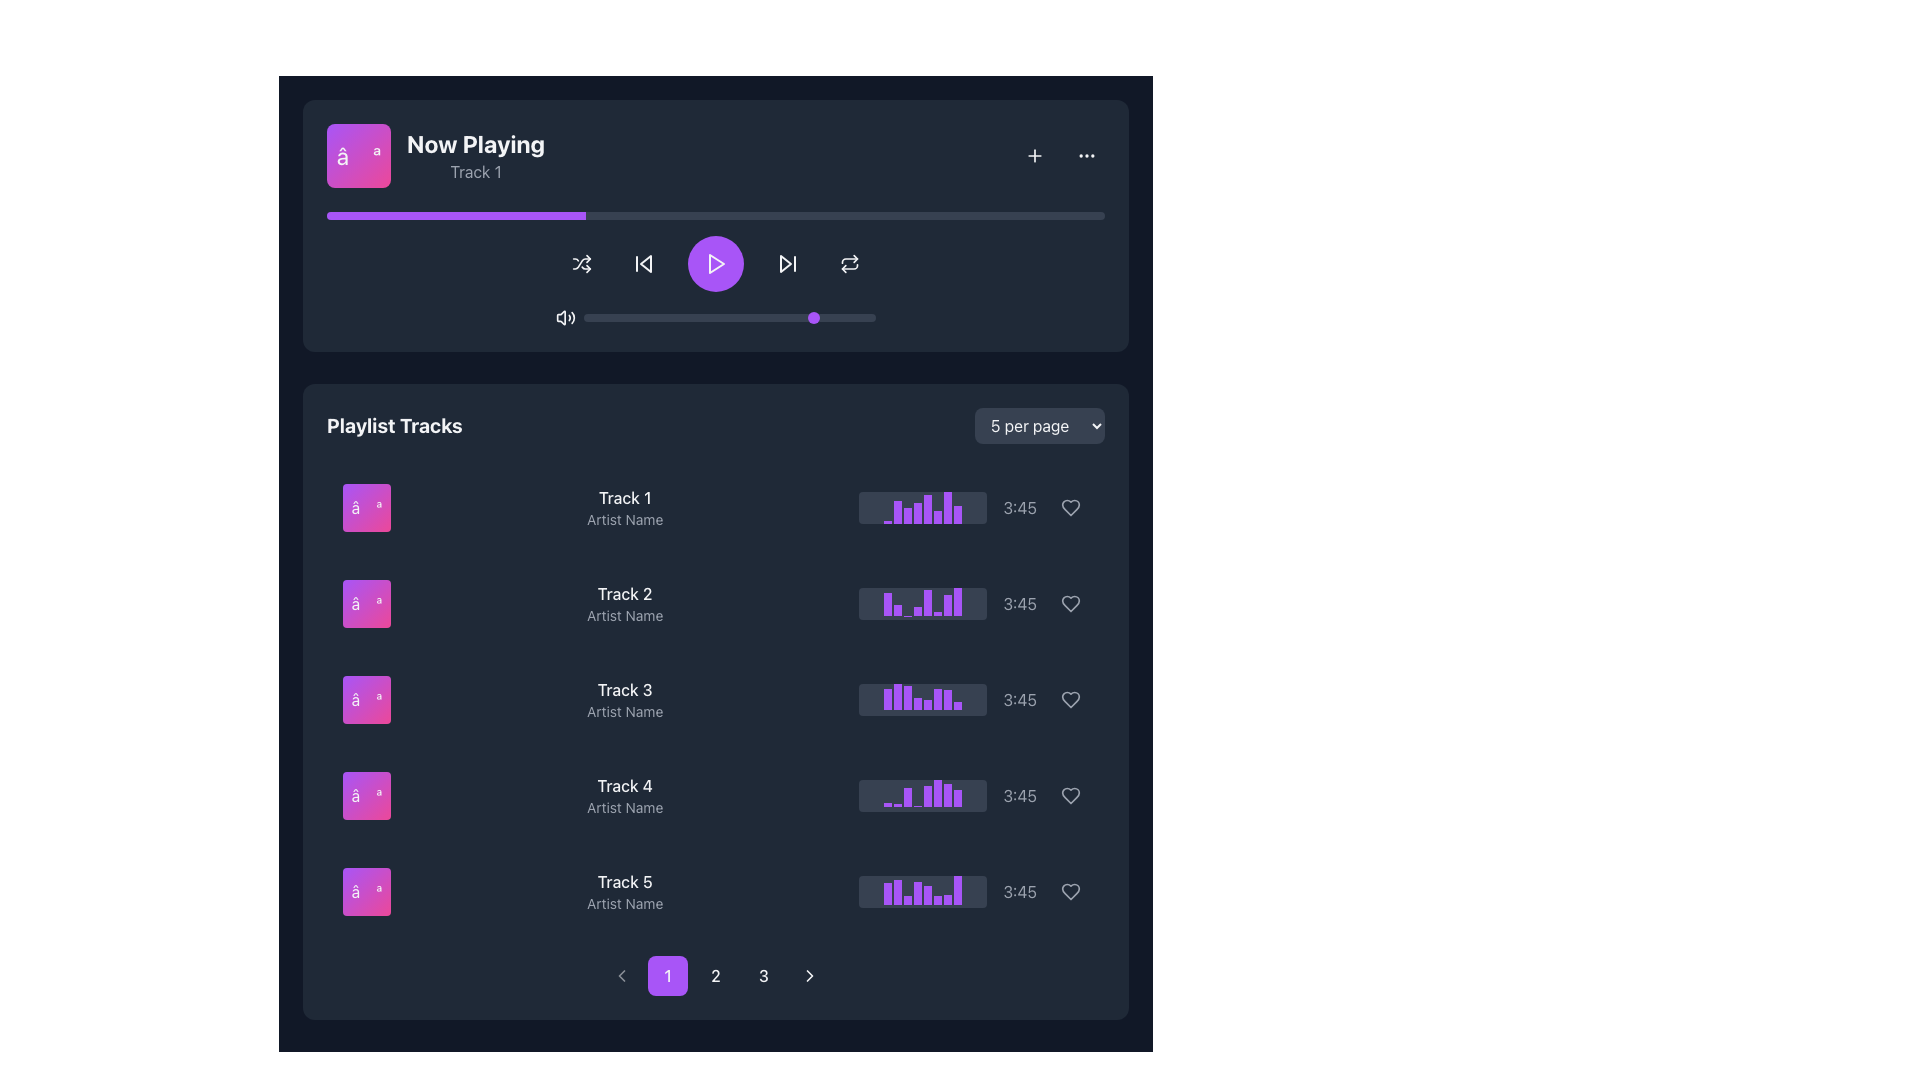 This screenshot has width=1920, height=1080. Describe the element at coordinates (1069, 794) in the screenshot. I see `the heart-shaped icon with white outlines located to the far right of the track details row, adjacent to the purple bar chart and time duration text ('3:45'), to like this track` at that location.